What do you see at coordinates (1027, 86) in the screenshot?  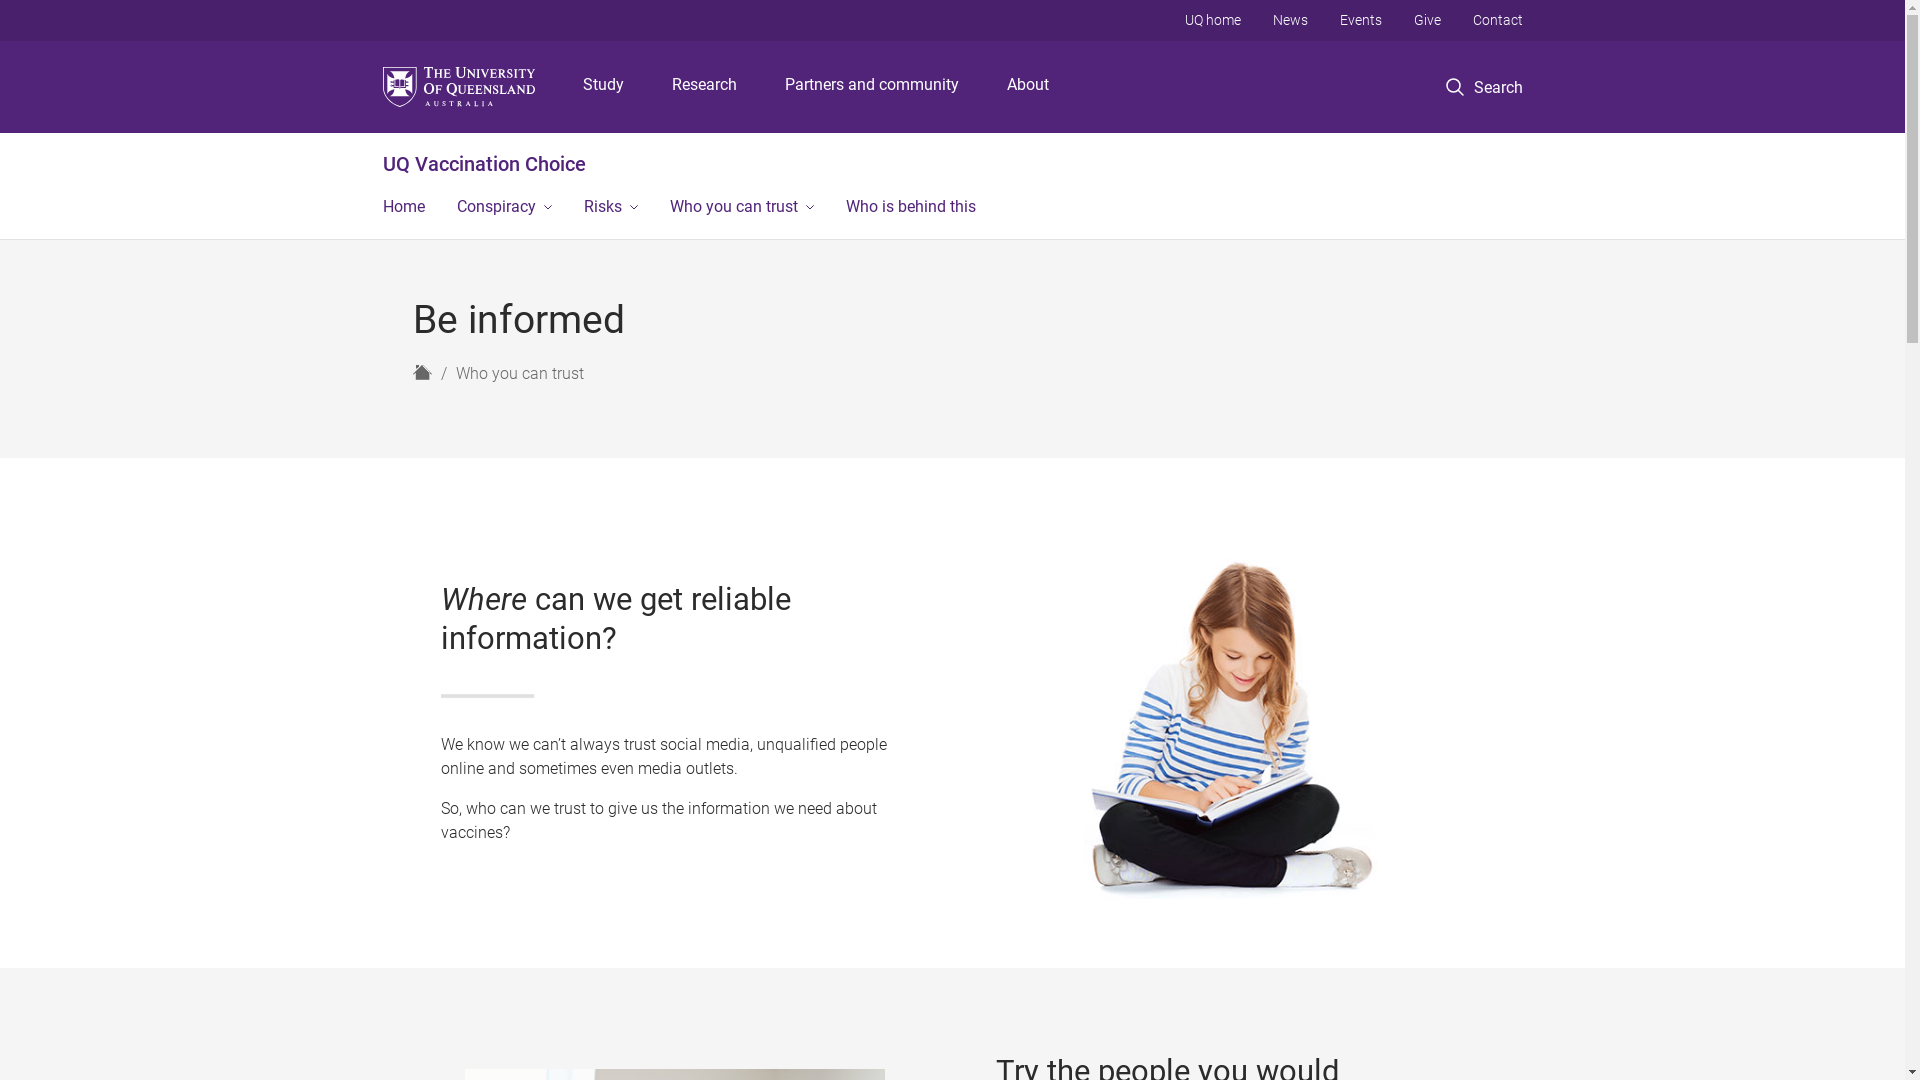 I see `'About'` at bounding box center [1027, 86].